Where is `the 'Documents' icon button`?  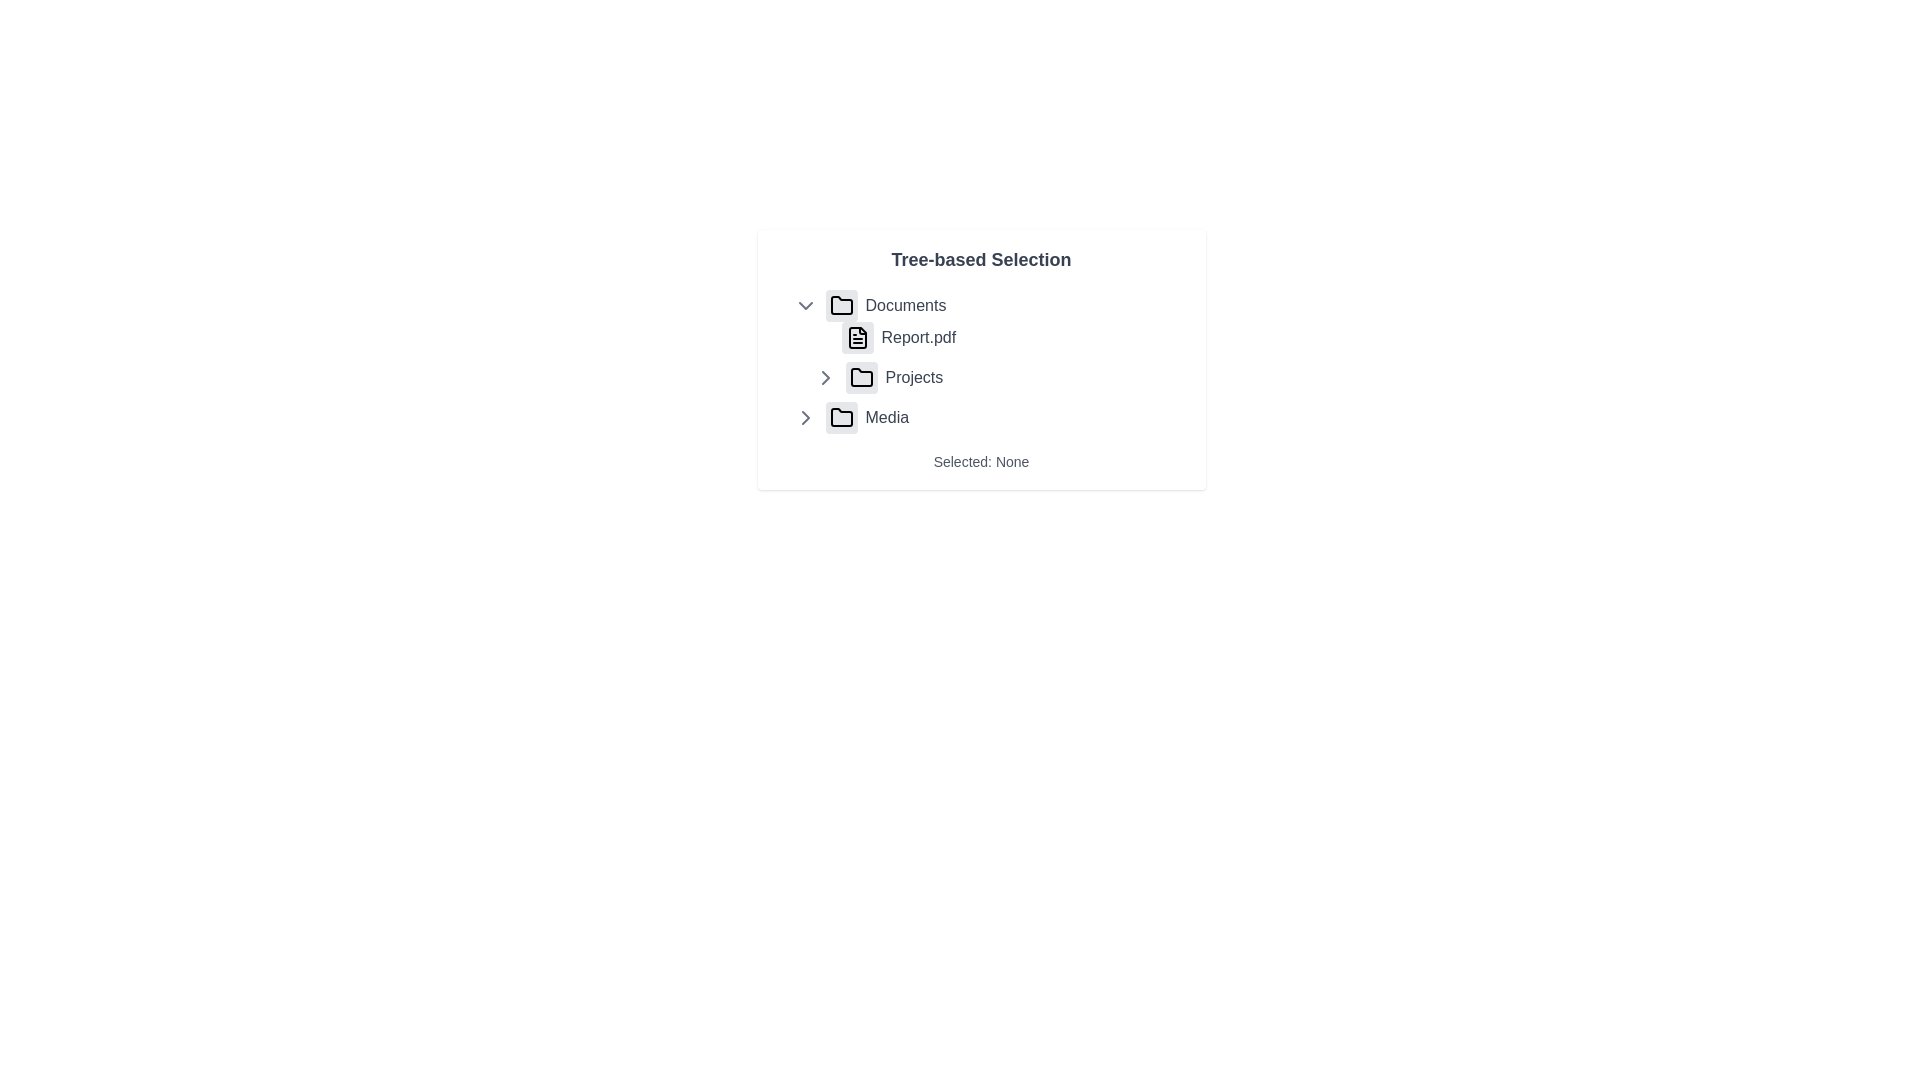 the 'Documents' icon button is located at coordinates (841, 305).